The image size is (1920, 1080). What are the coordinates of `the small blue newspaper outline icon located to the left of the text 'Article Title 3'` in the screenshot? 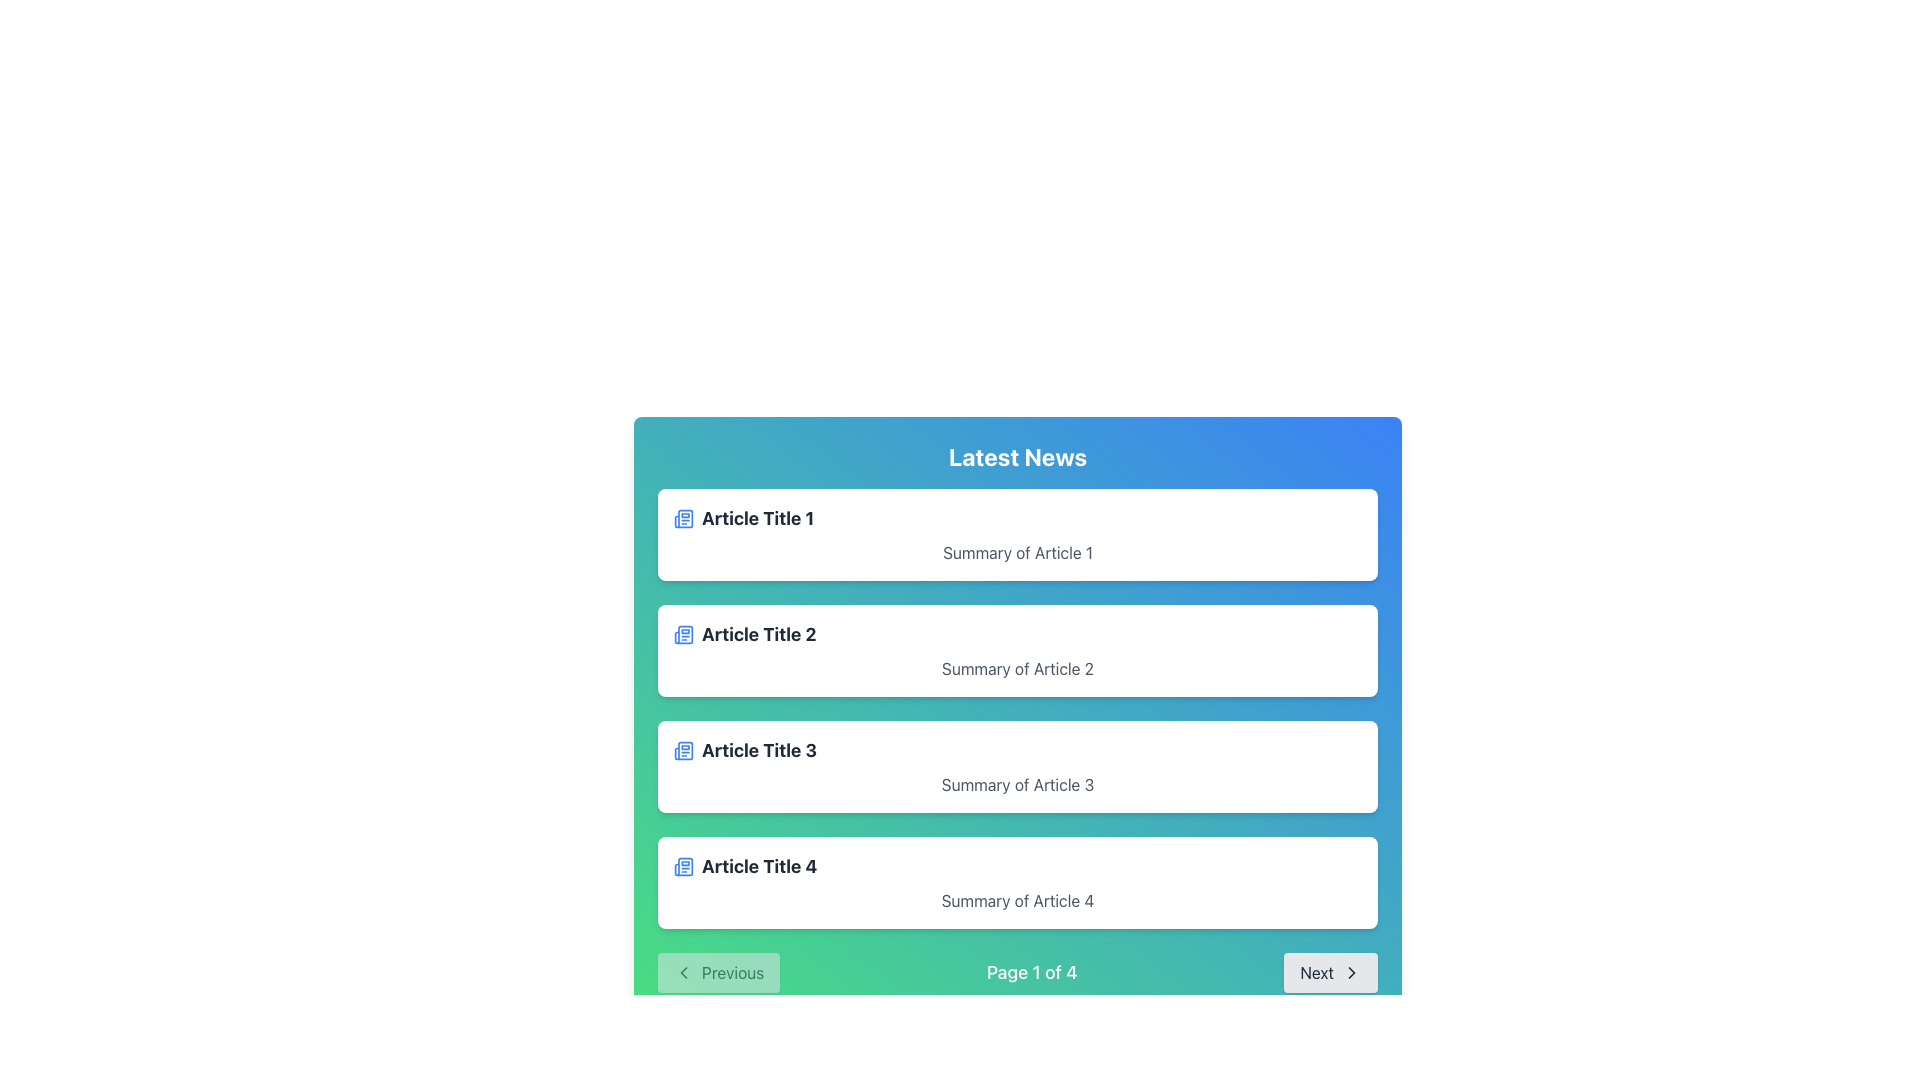 It's located at (684, 751).